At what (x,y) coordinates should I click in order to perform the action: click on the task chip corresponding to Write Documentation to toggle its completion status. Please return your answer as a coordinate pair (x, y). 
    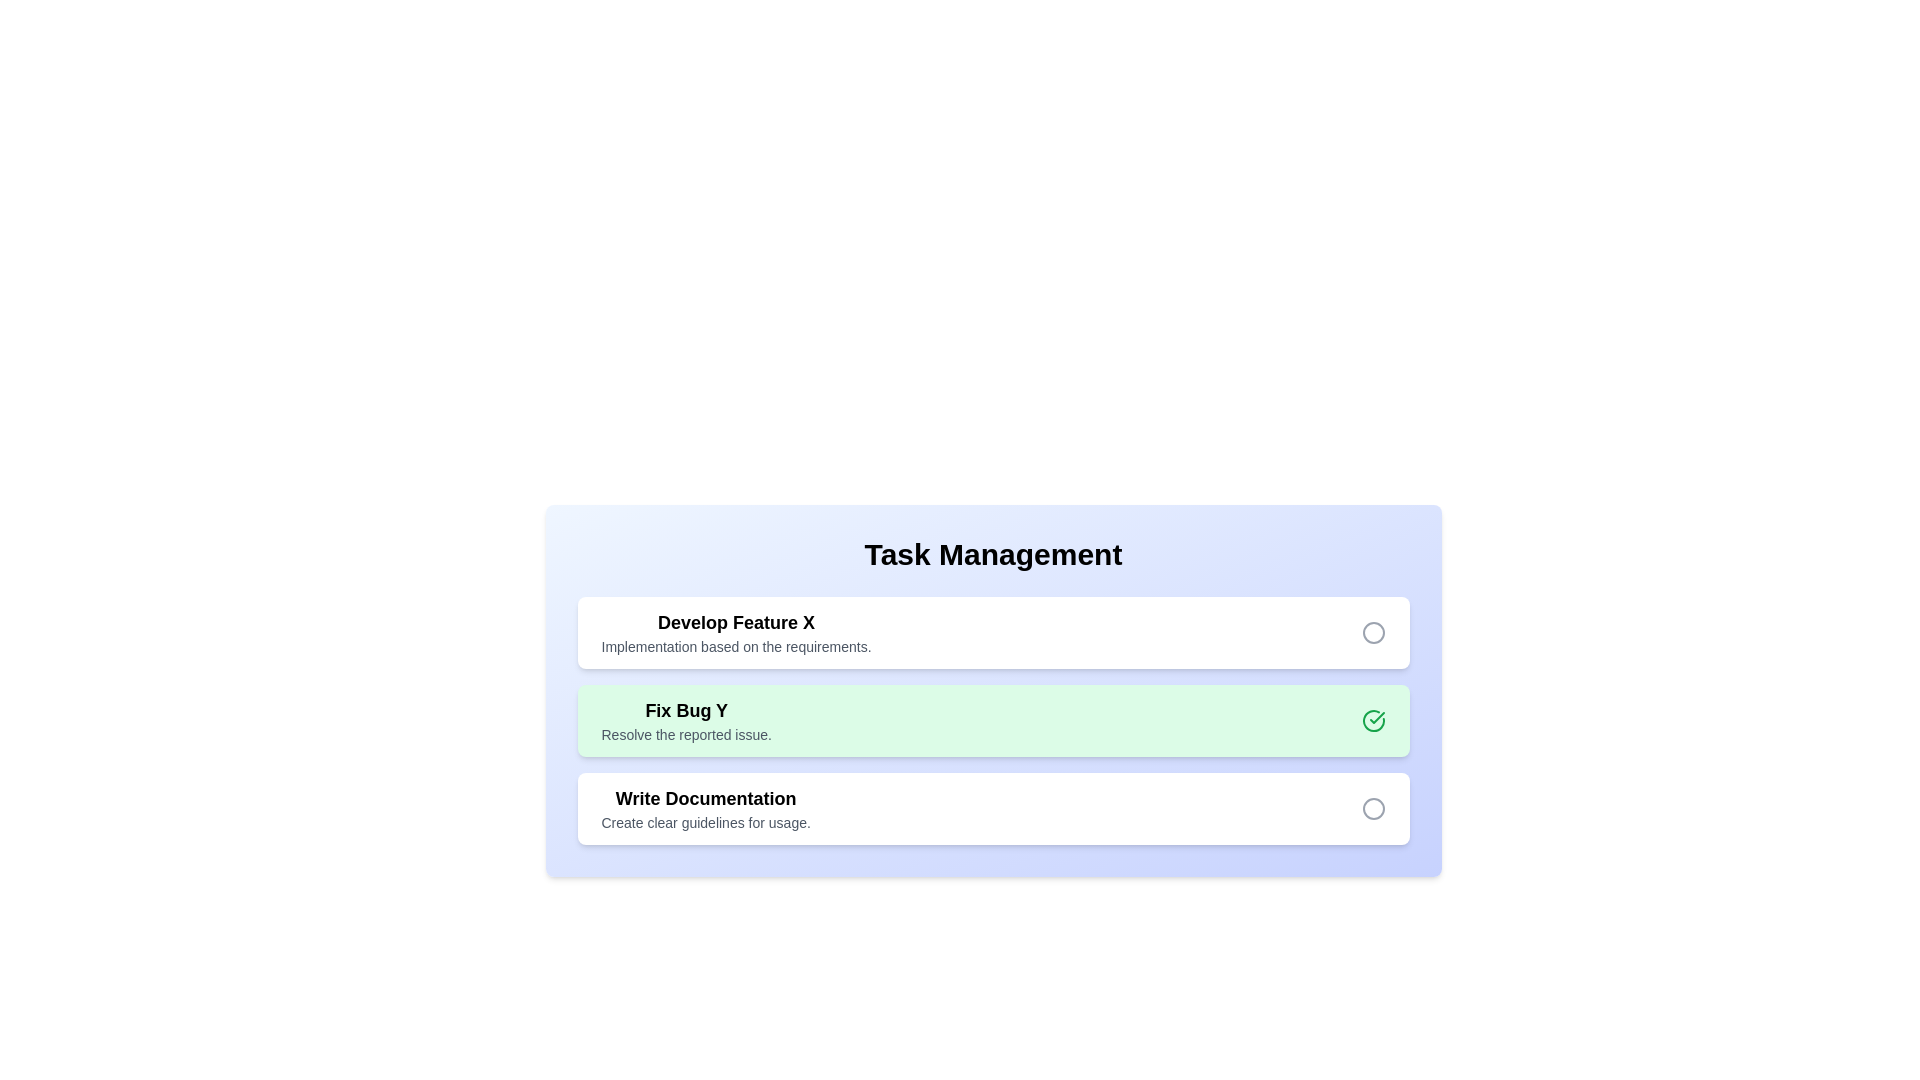
    Looking at the image, I should click on (706, 808).